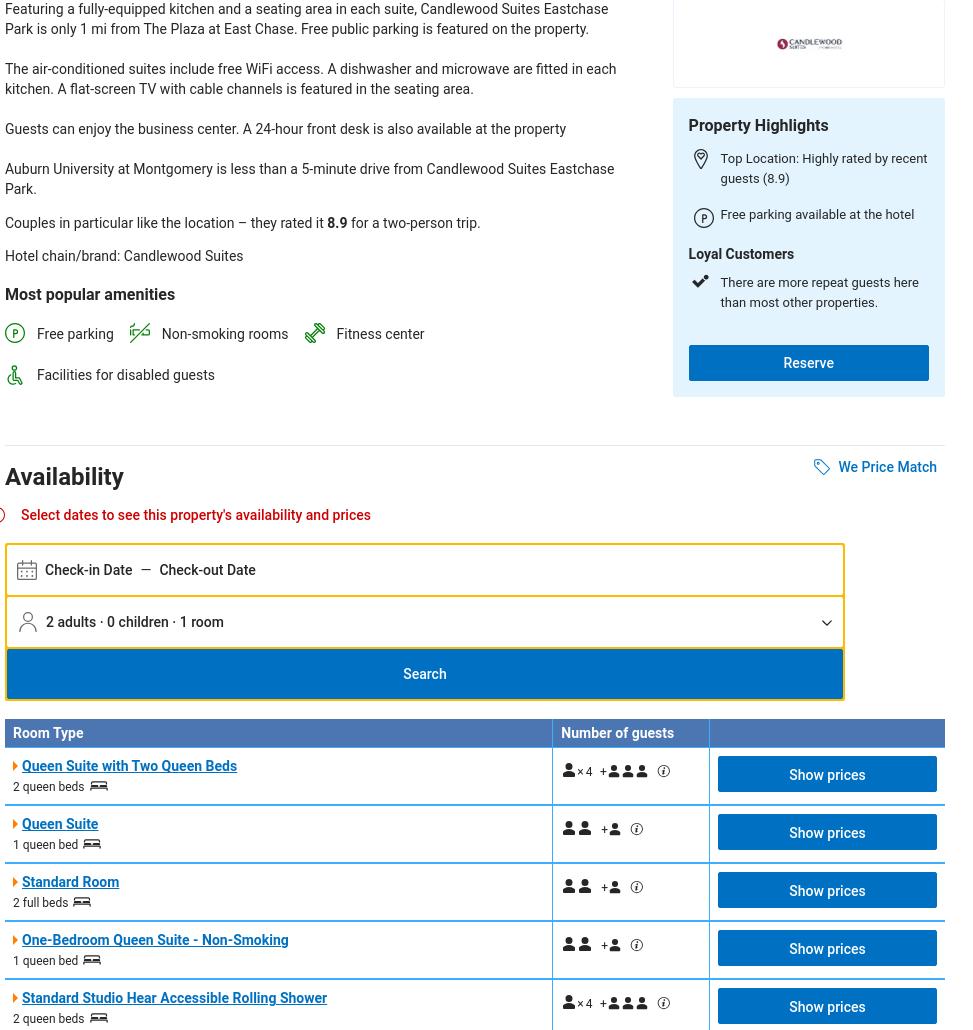 The image size is (973, 1030). What do you see at coordinates (741, 253) in the screenshot?
I see `'Loyal Customers'` at bounding box center [741, 253].